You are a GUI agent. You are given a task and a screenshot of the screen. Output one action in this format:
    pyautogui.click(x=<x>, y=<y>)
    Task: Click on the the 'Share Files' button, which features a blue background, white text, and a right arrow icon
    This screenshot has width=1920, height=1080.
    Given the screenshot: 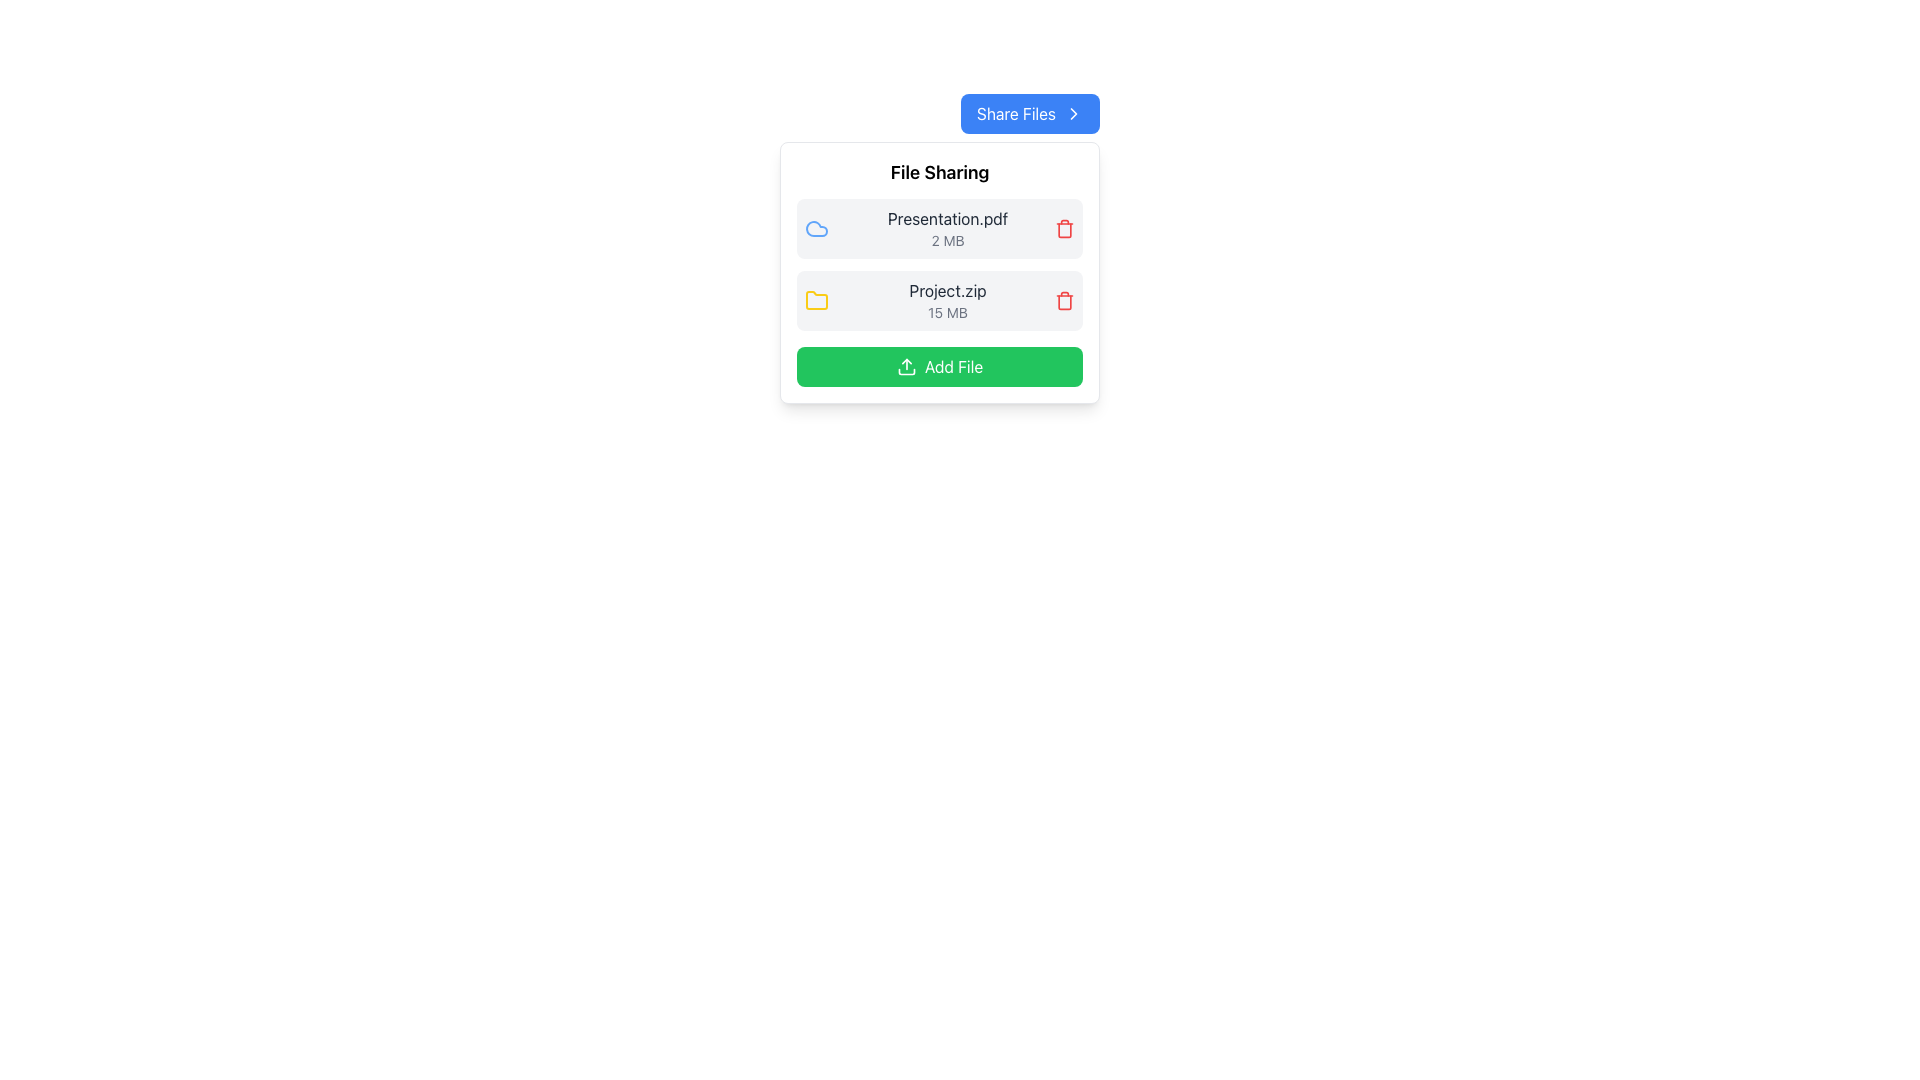 What is the action you would take?
    pyautogui.click(x=1030, y=114)
    